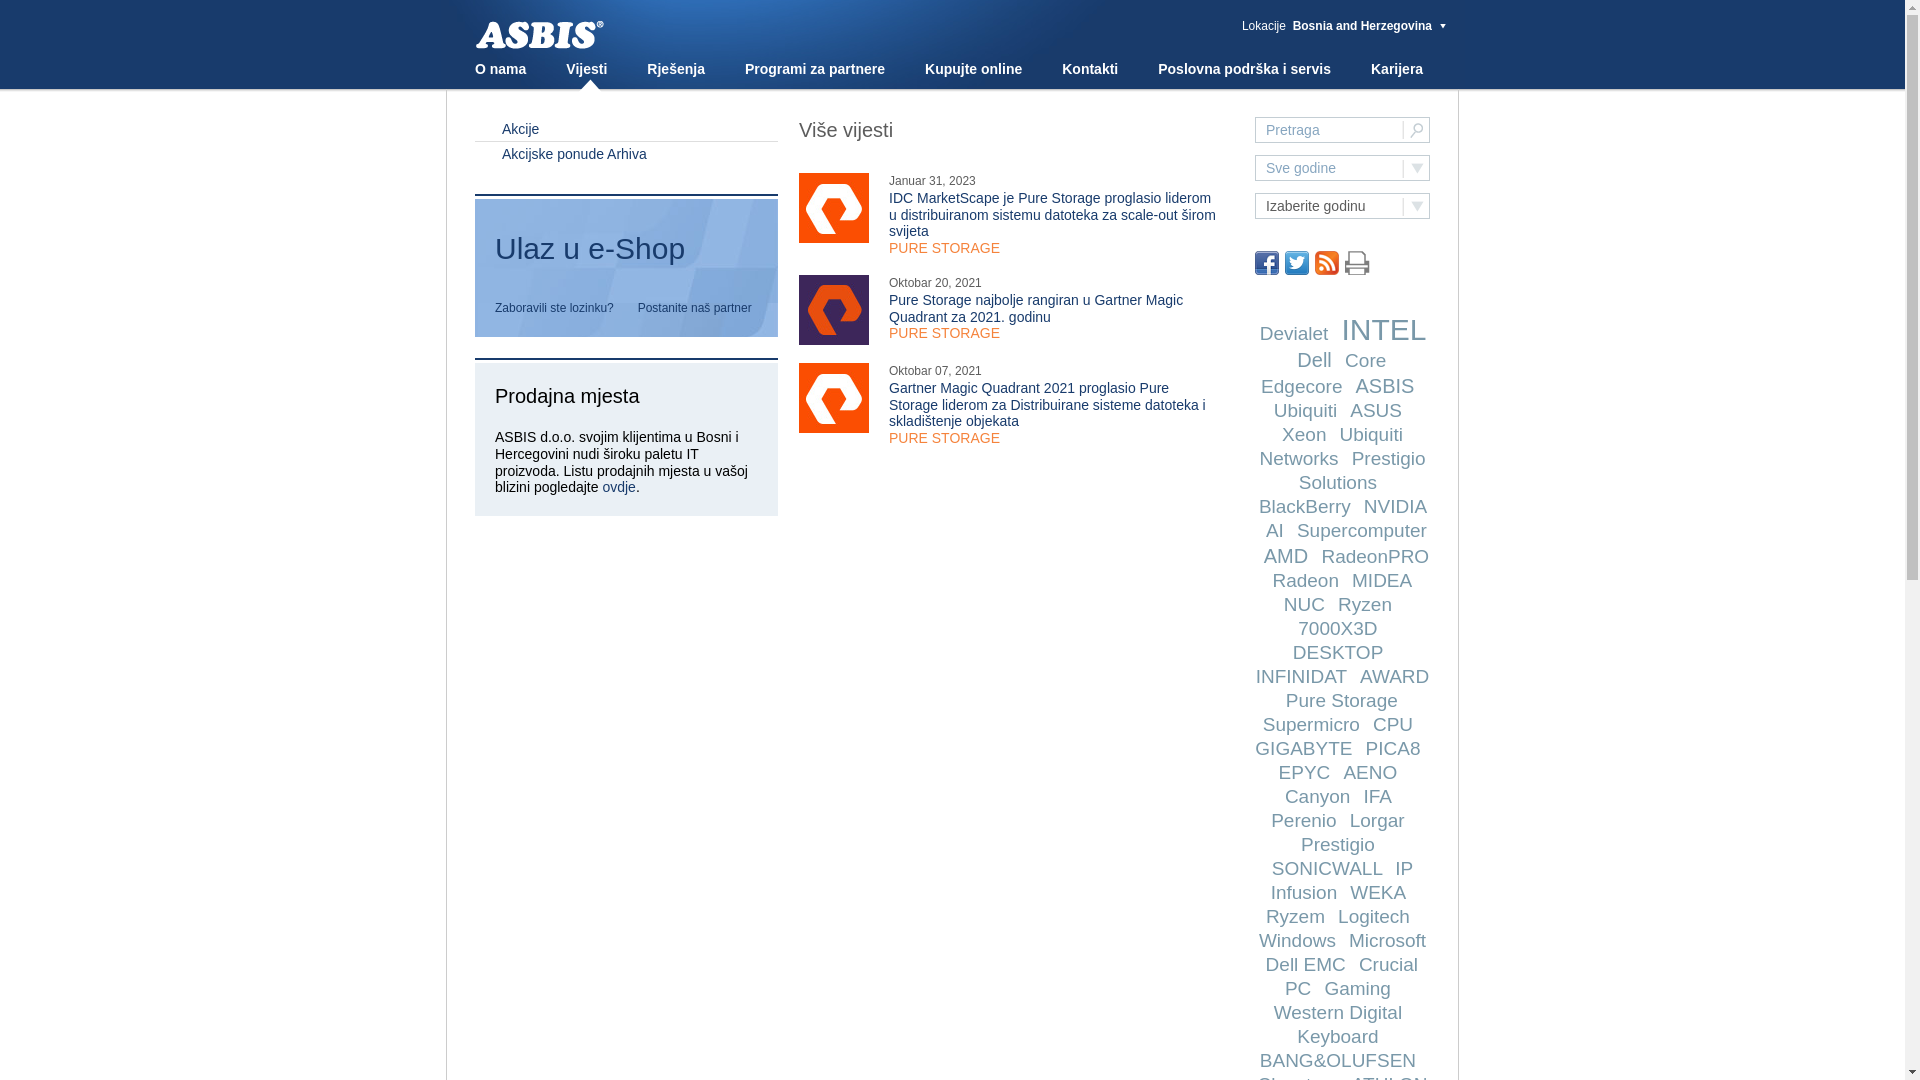 The height and width of the screenshot is (1080, 1920). What do you see at coordinates (625, 152) in the screenshot?
I see `'Akcijske ponude Arhiva'` at bounding box center [625, 152].